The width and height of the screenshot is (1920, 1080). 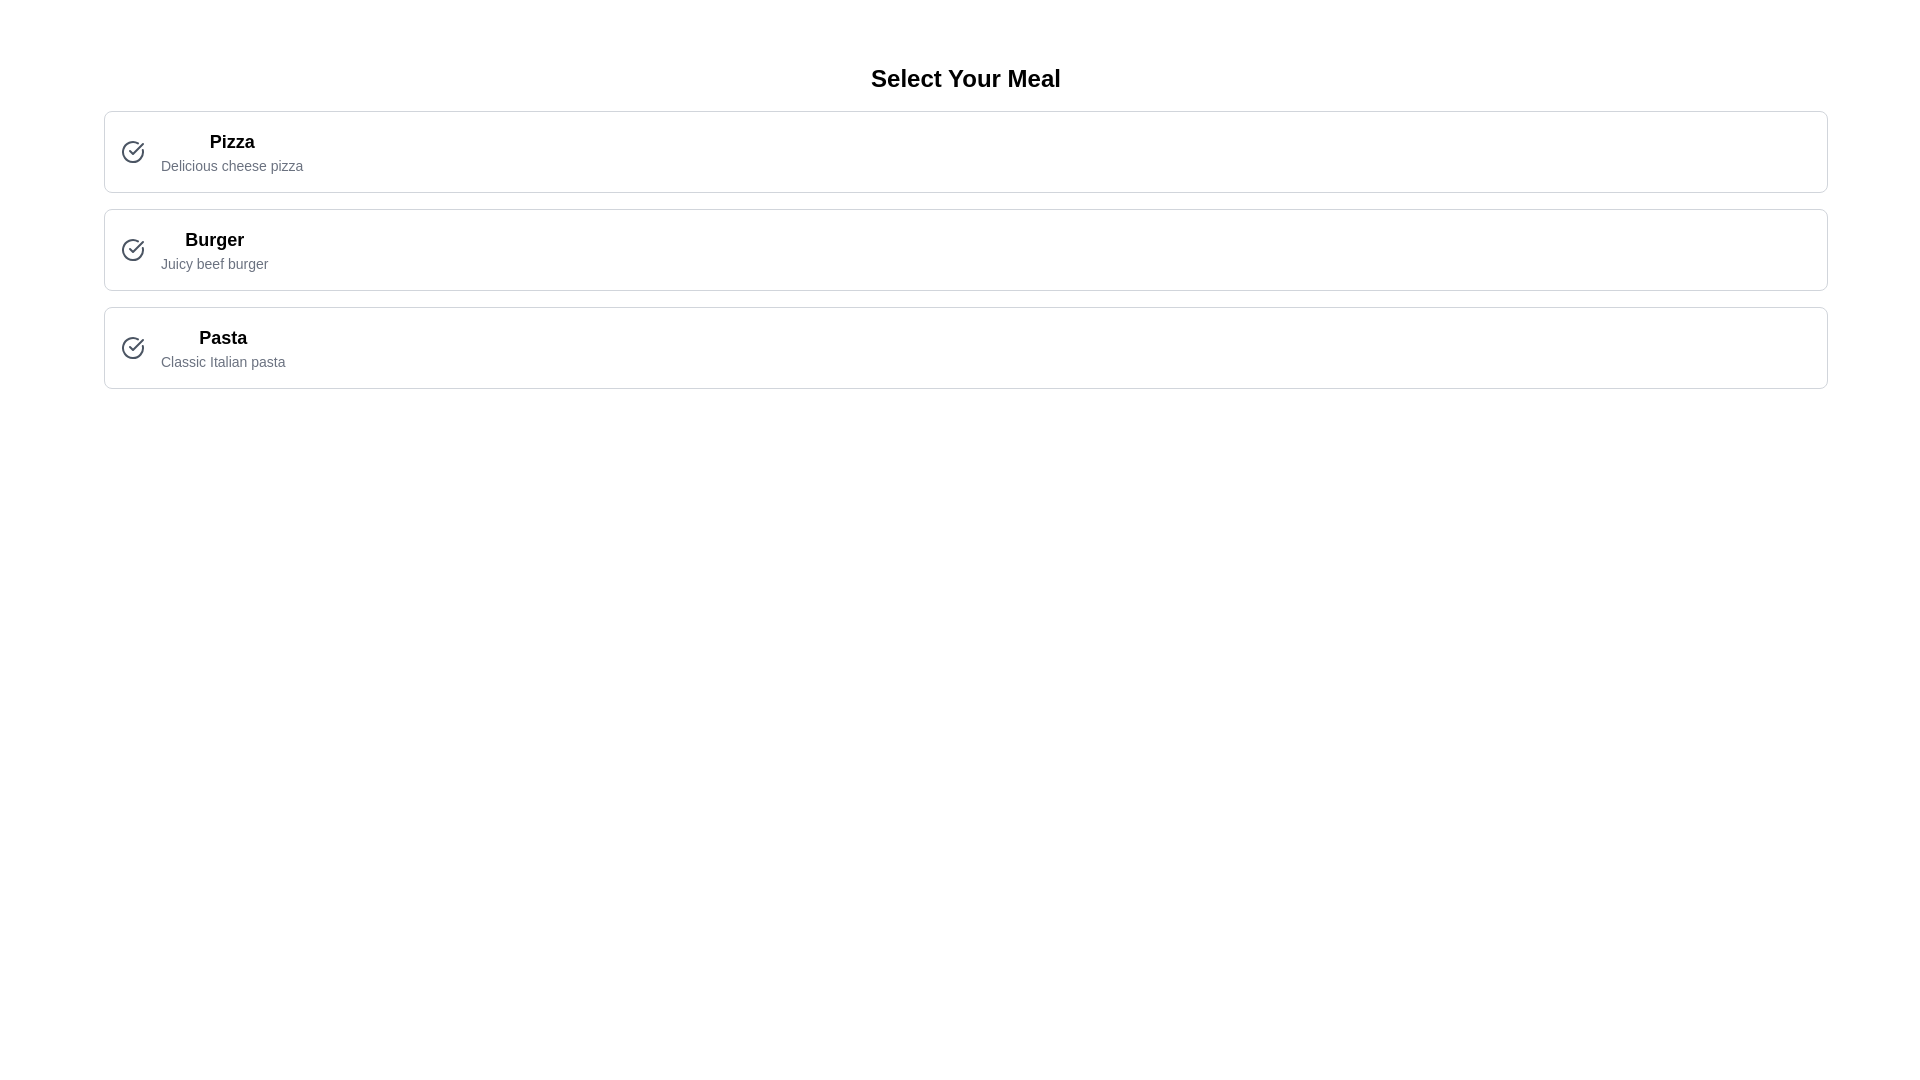 What do you see at coordinates (223, 337) in the screenshot?
I see `the text label 'Pasta', which is styled in a large and bold font and is the main label of the third section in a vertical list of options` at bounding box center [223, 337].